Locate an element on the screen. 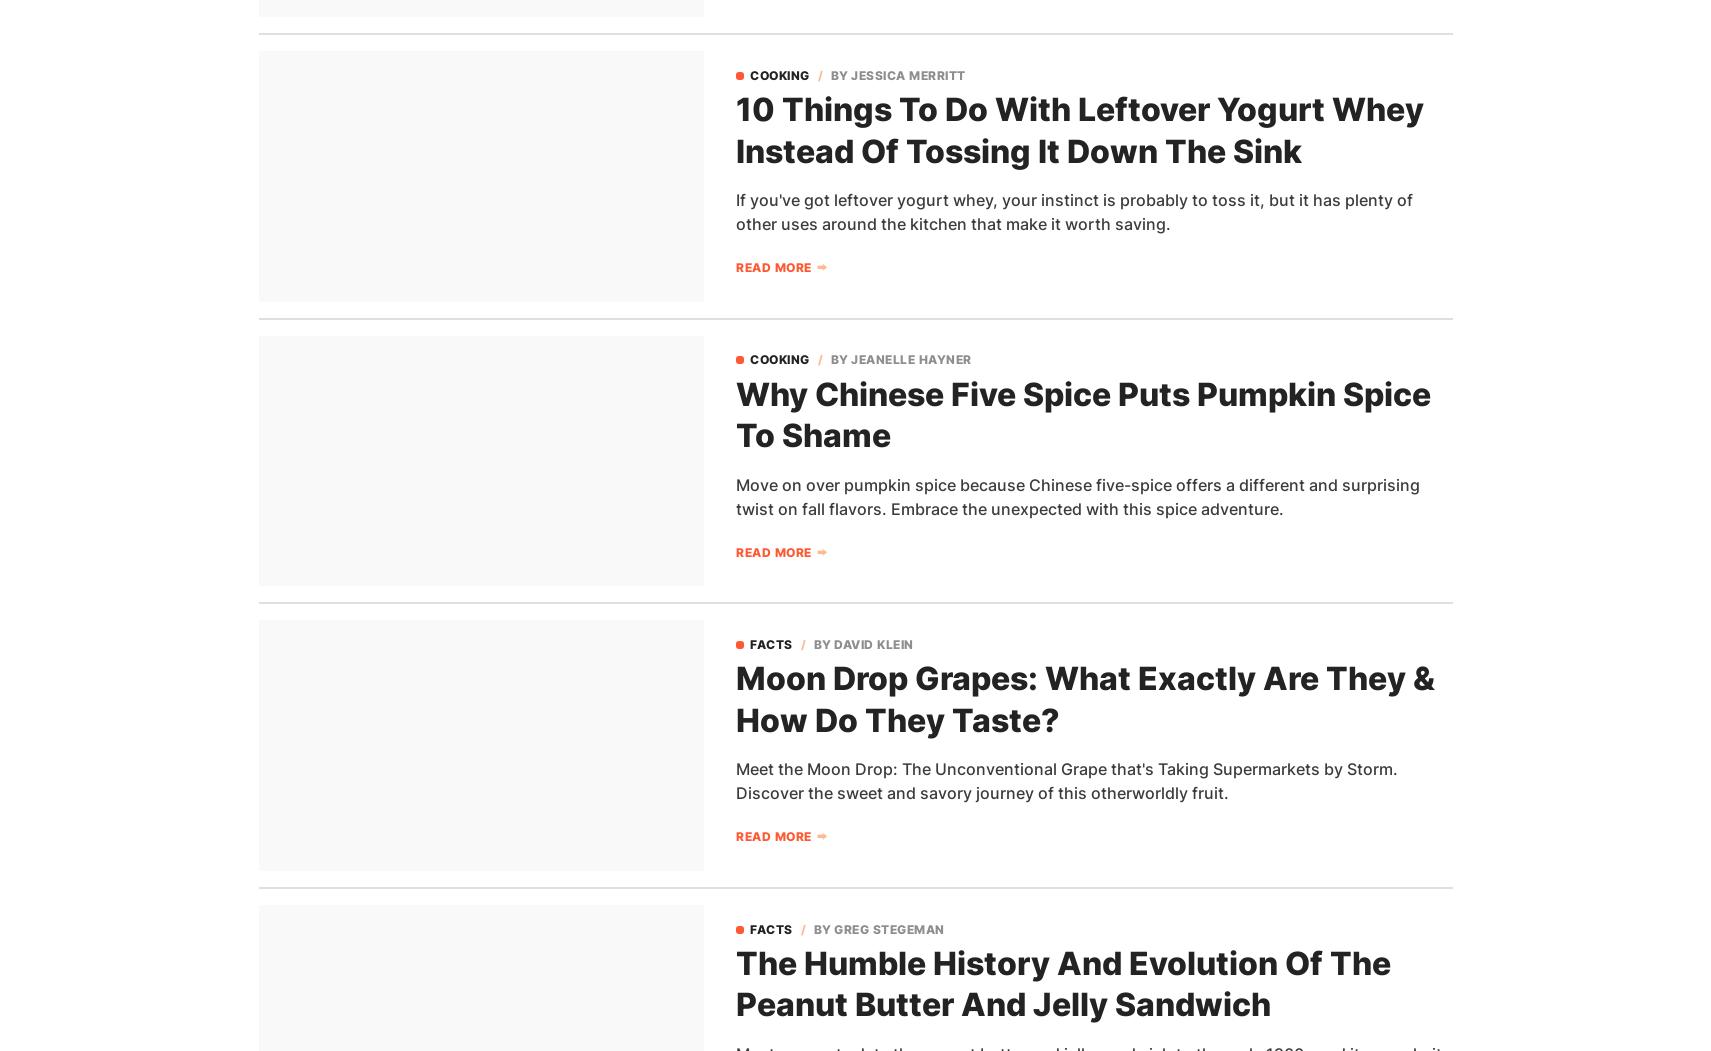 The image size is (1711, 1051). 'If you've got leftover yogurt whey, your instinct is probably to toss it, but it has plenty of other uses around the kitchen that make it worth saving.' is located at coordinates (735, 210).